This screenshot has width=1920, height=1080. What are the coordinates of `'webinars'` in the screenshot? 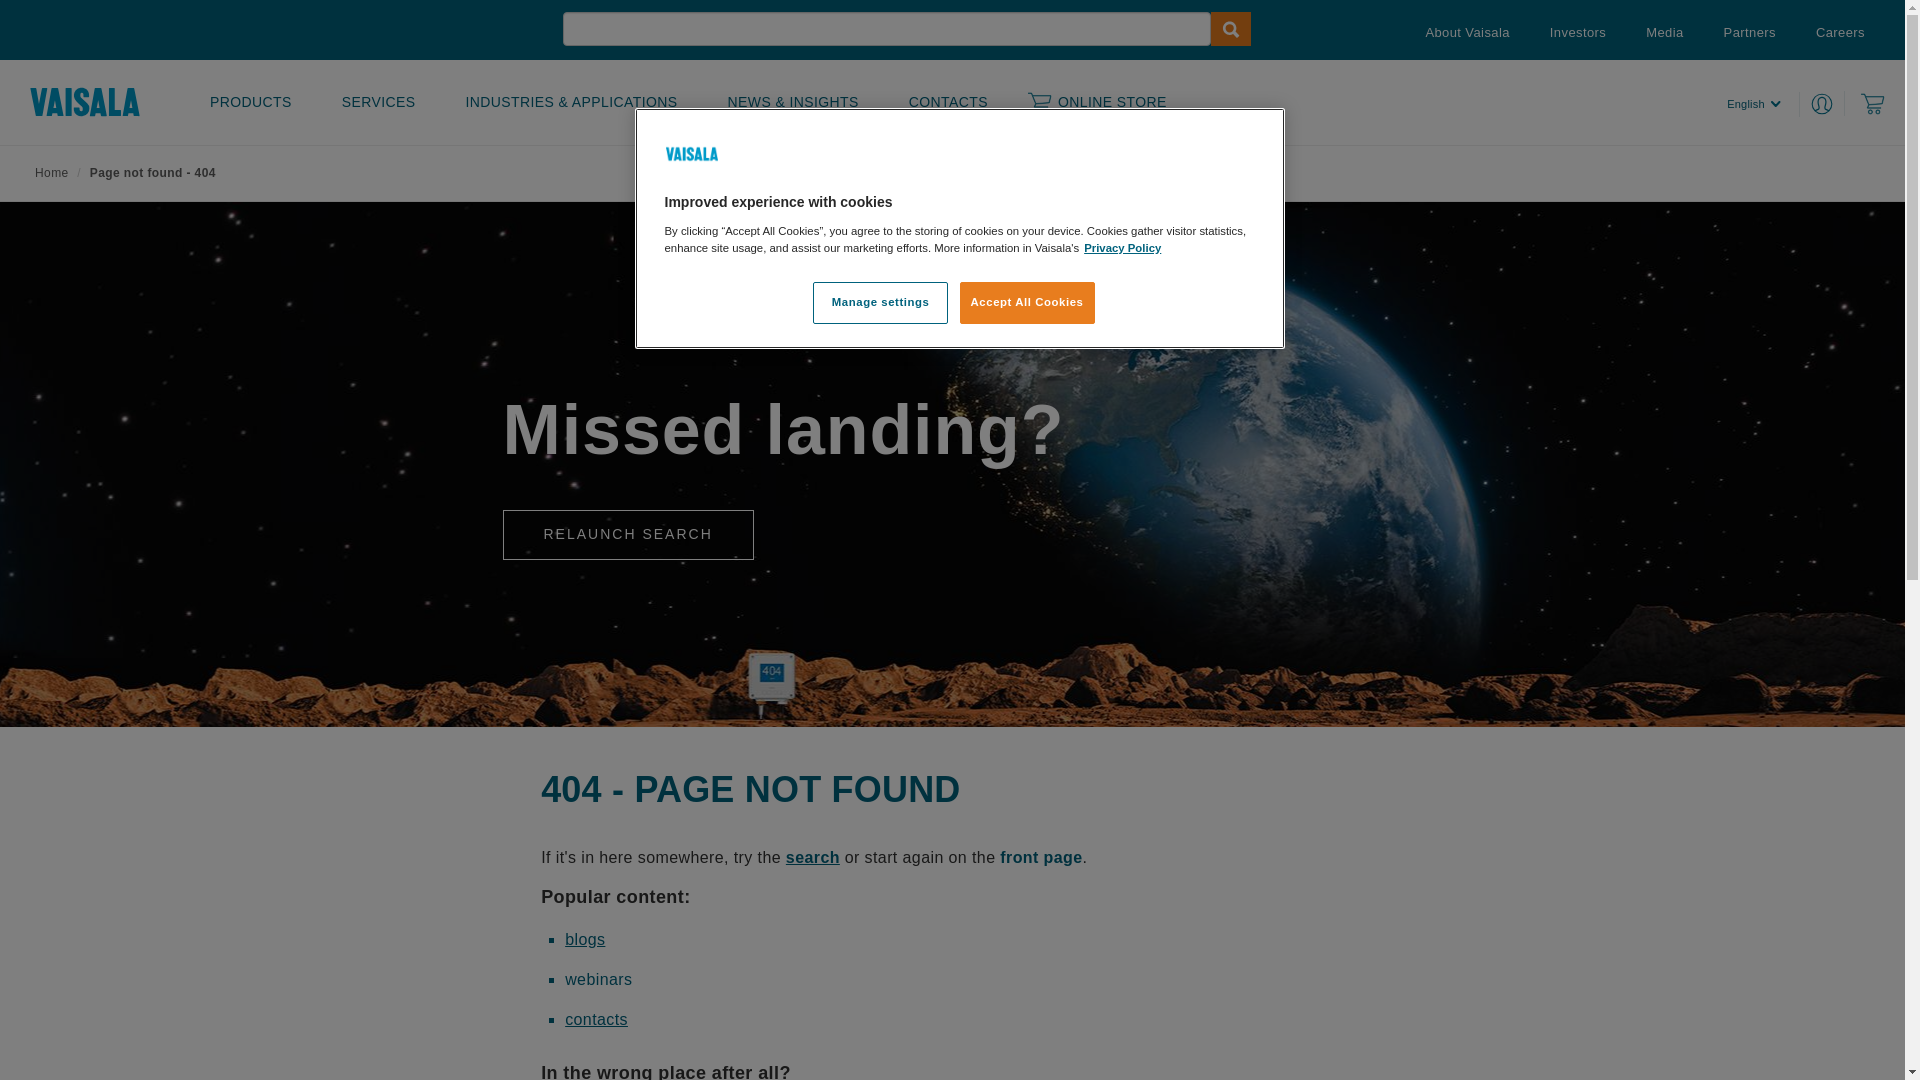 It's located at (597, 978).